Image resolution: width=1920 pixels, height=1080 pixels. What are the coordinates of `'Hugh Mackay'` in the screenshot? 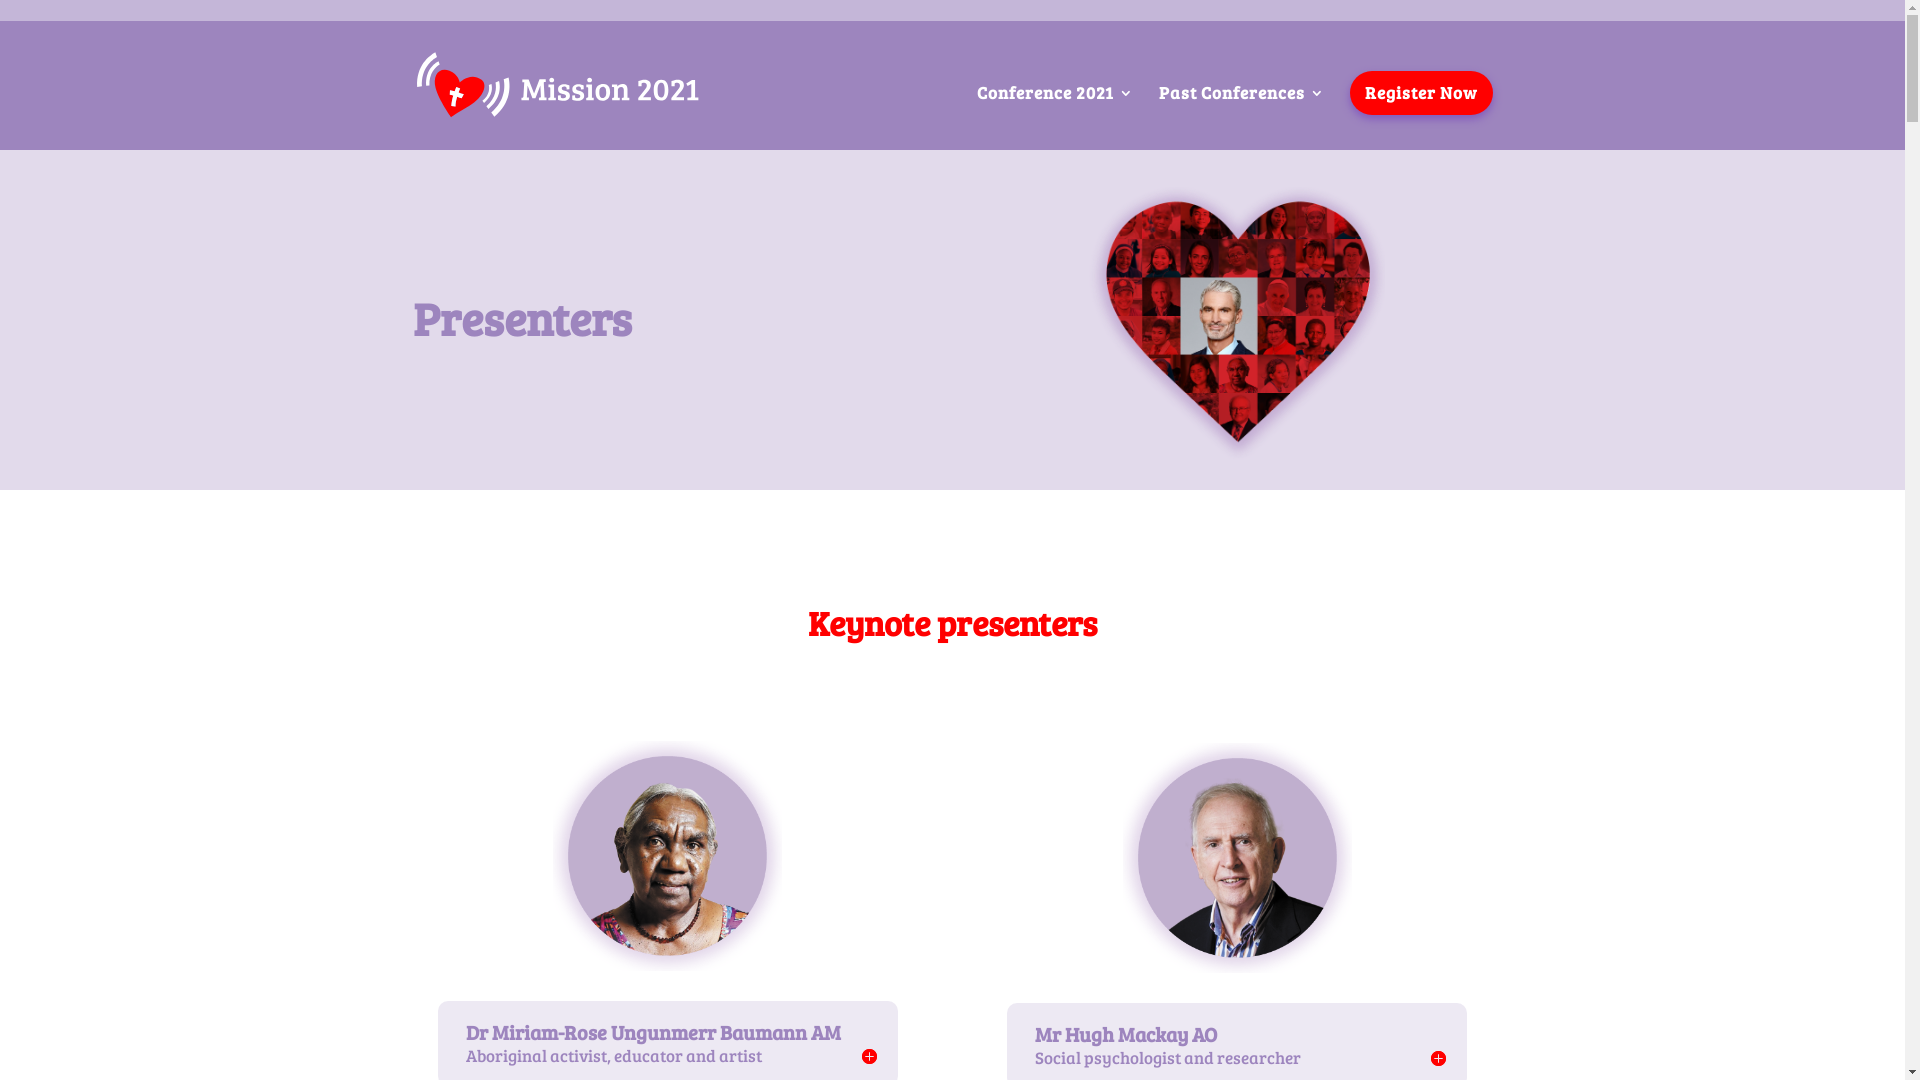 It's located at (1237, 856).